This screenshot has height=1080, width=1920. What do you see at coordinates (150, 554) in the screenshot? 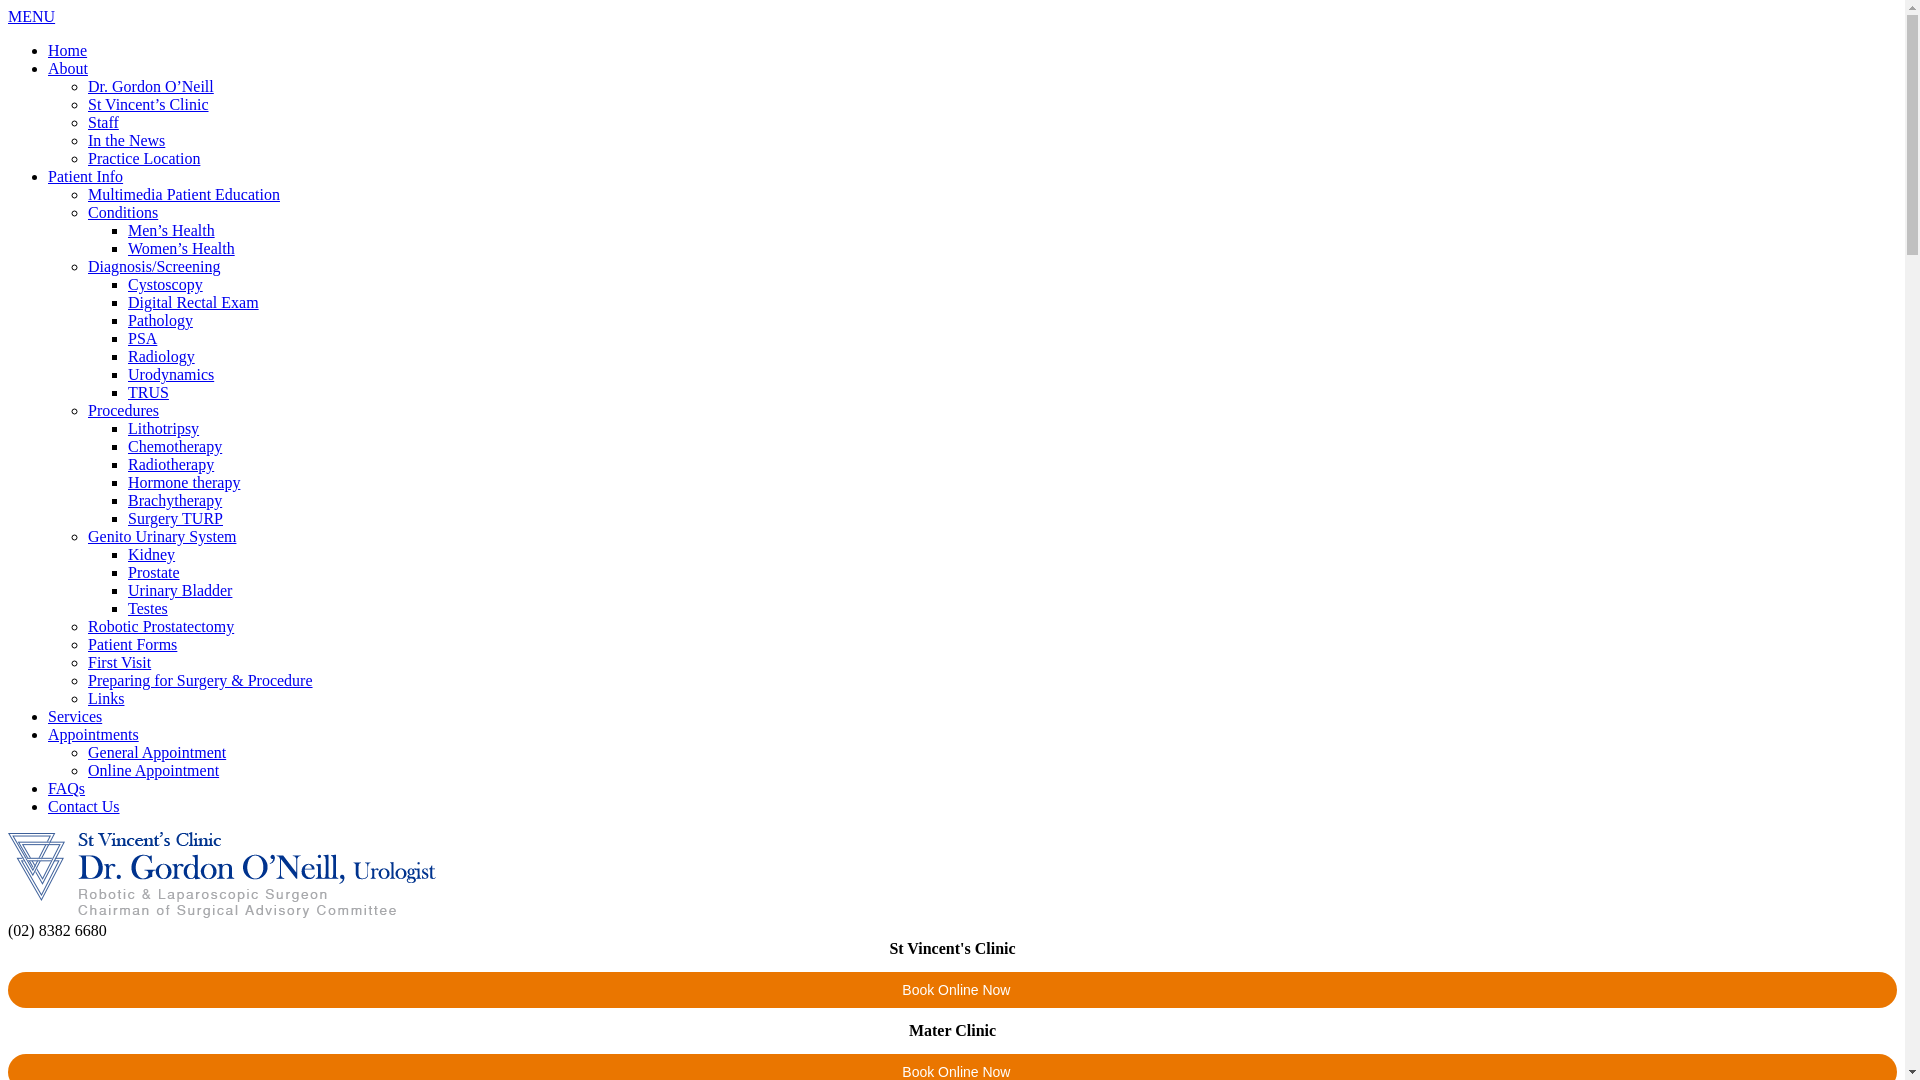
I see `'Kidney'` at bounding box center [150, 554].